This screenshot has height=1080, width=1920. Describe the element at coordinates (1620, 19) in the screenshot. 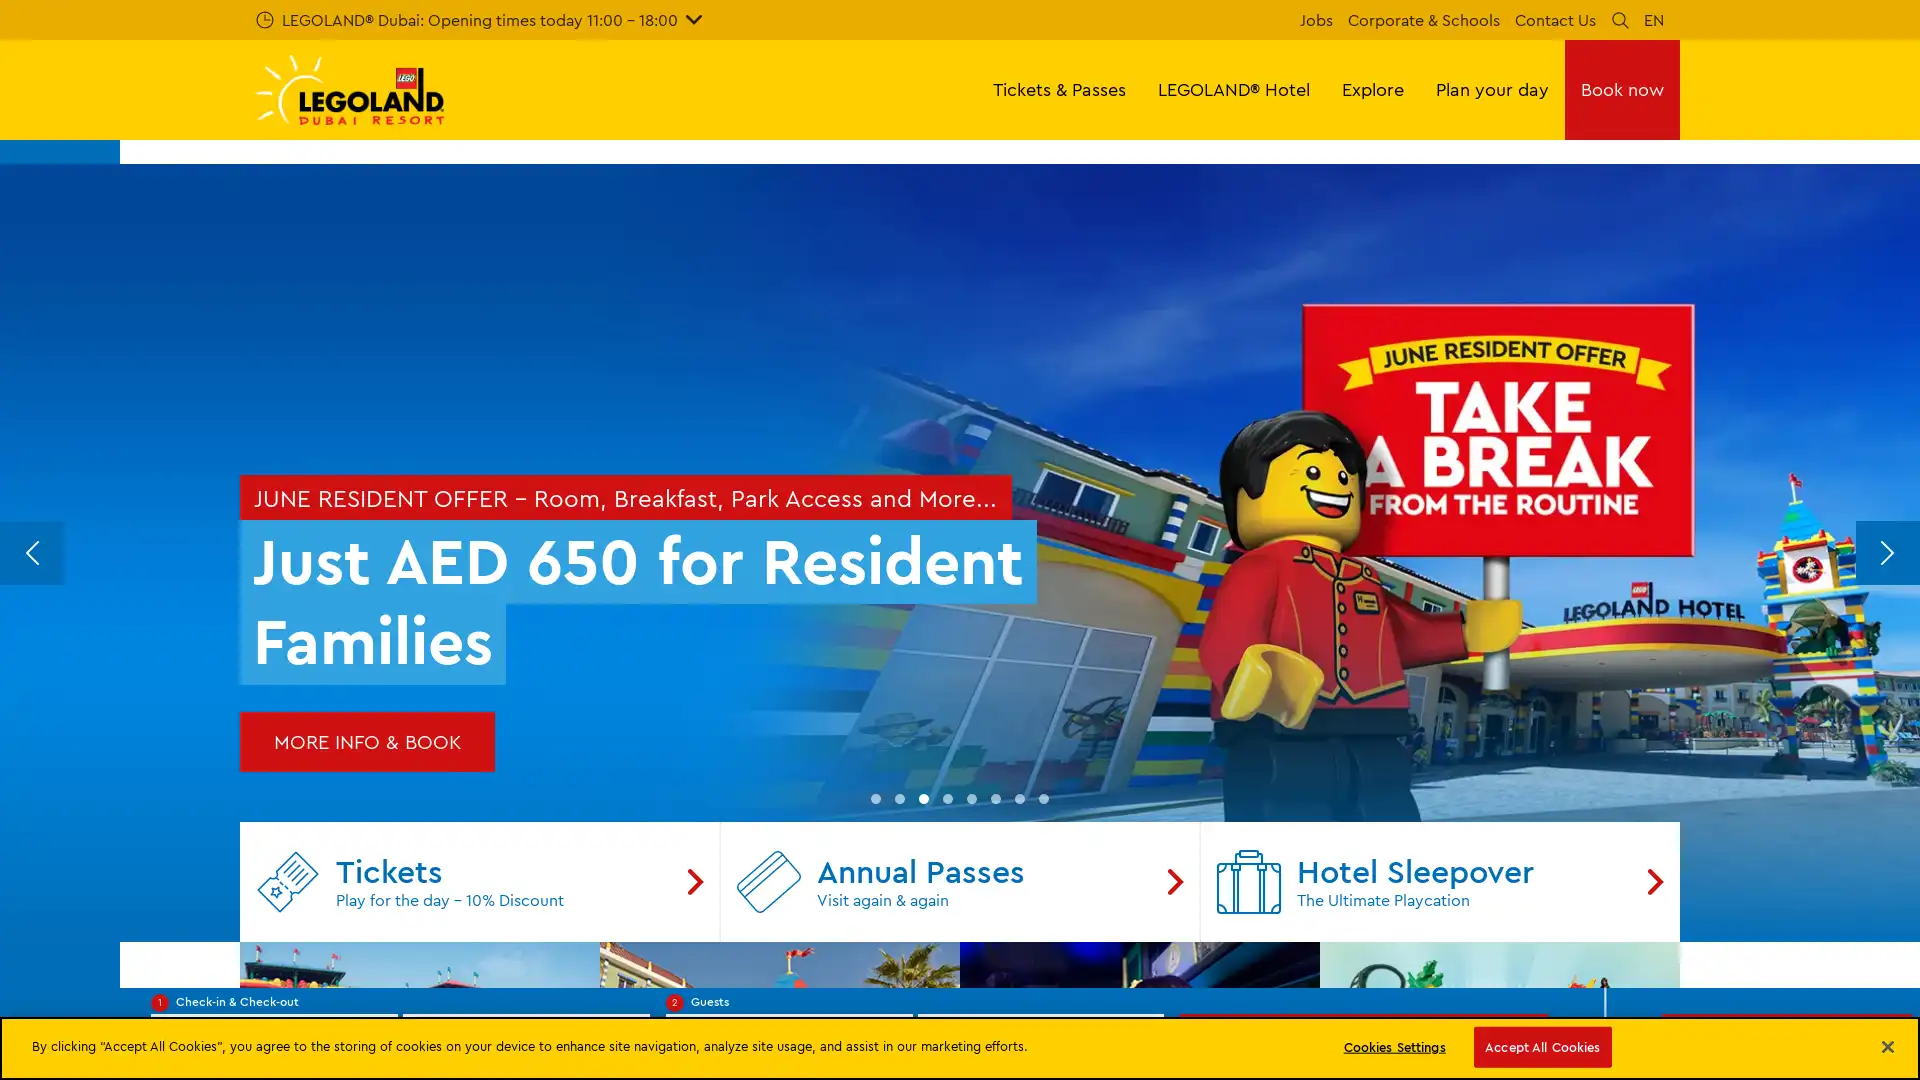

I see `Search` at that location.